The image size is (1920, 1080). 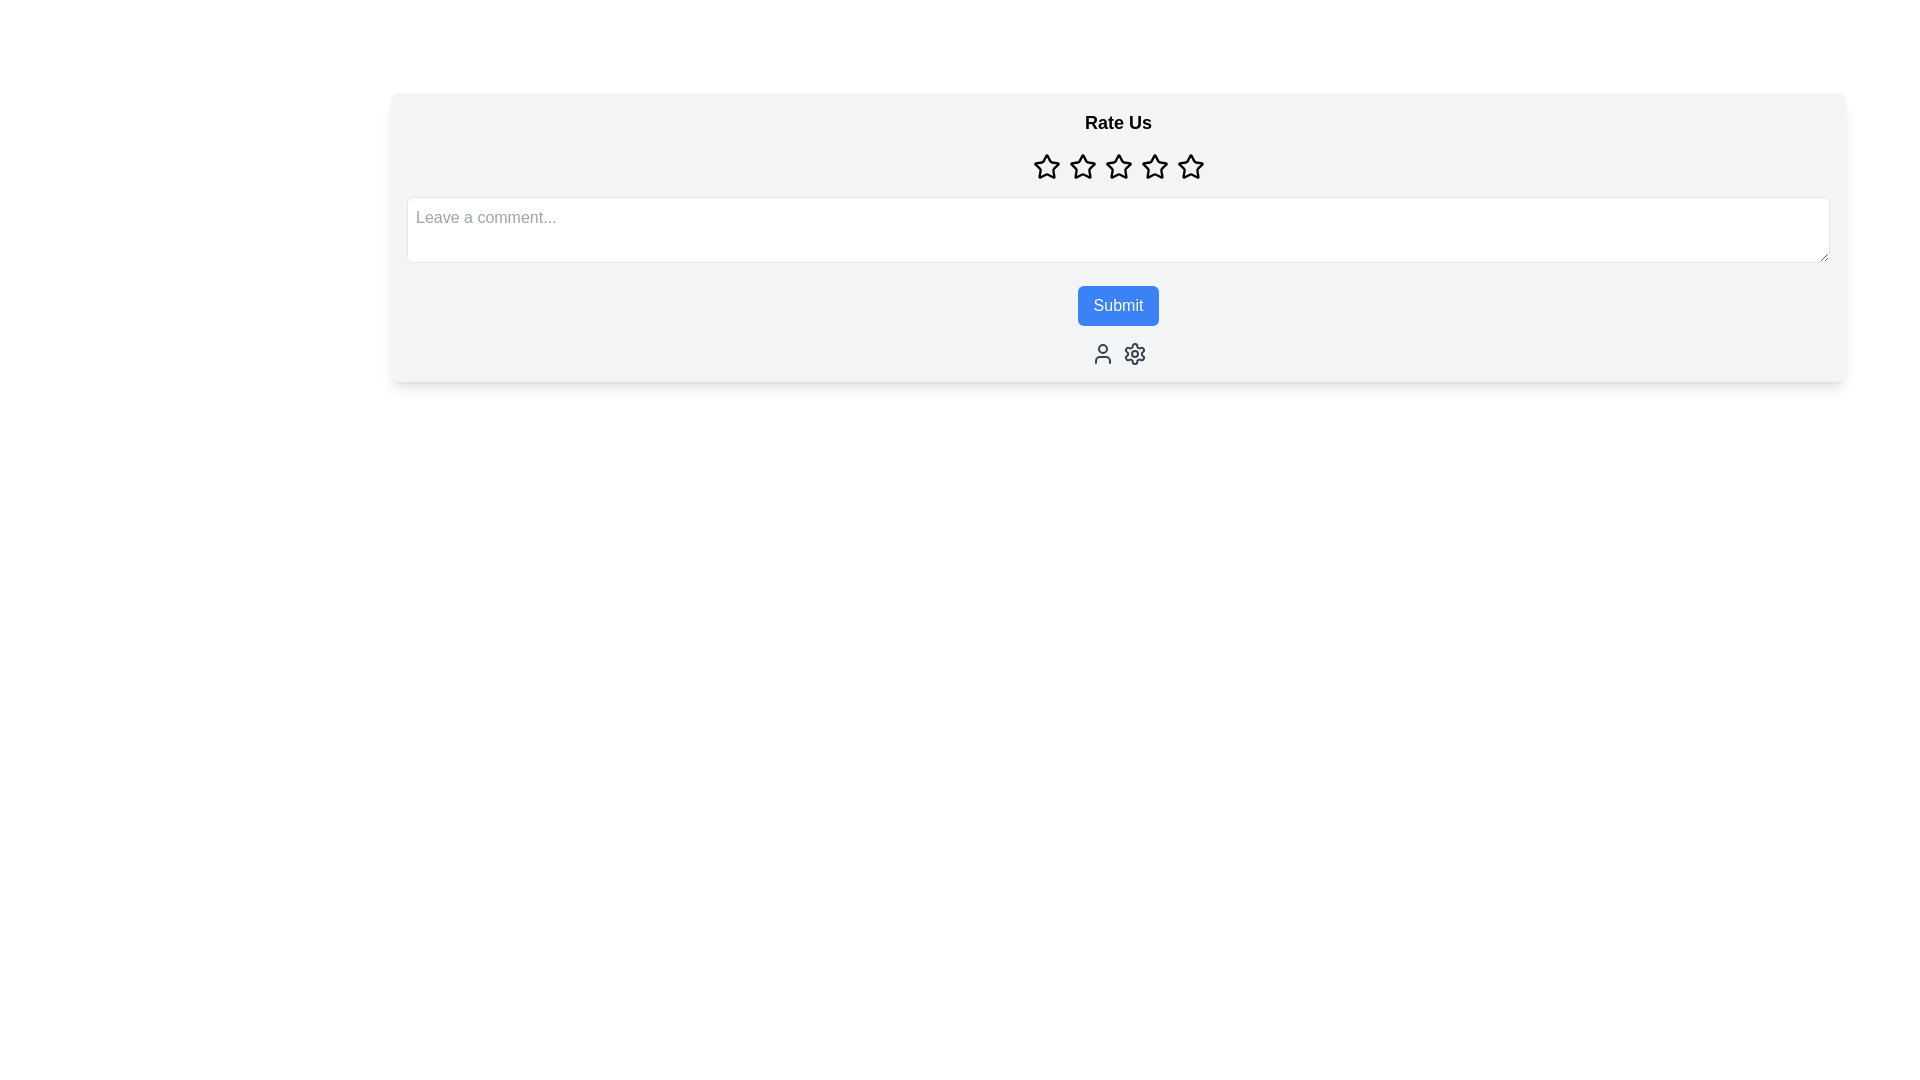 What do you see at coordinates (1101, 353) in the screenshot?
I see `the user icon button, which is the first icon in a row of two icons, to trigger a tooltip or highlight` at bounding box center [1101, 353].